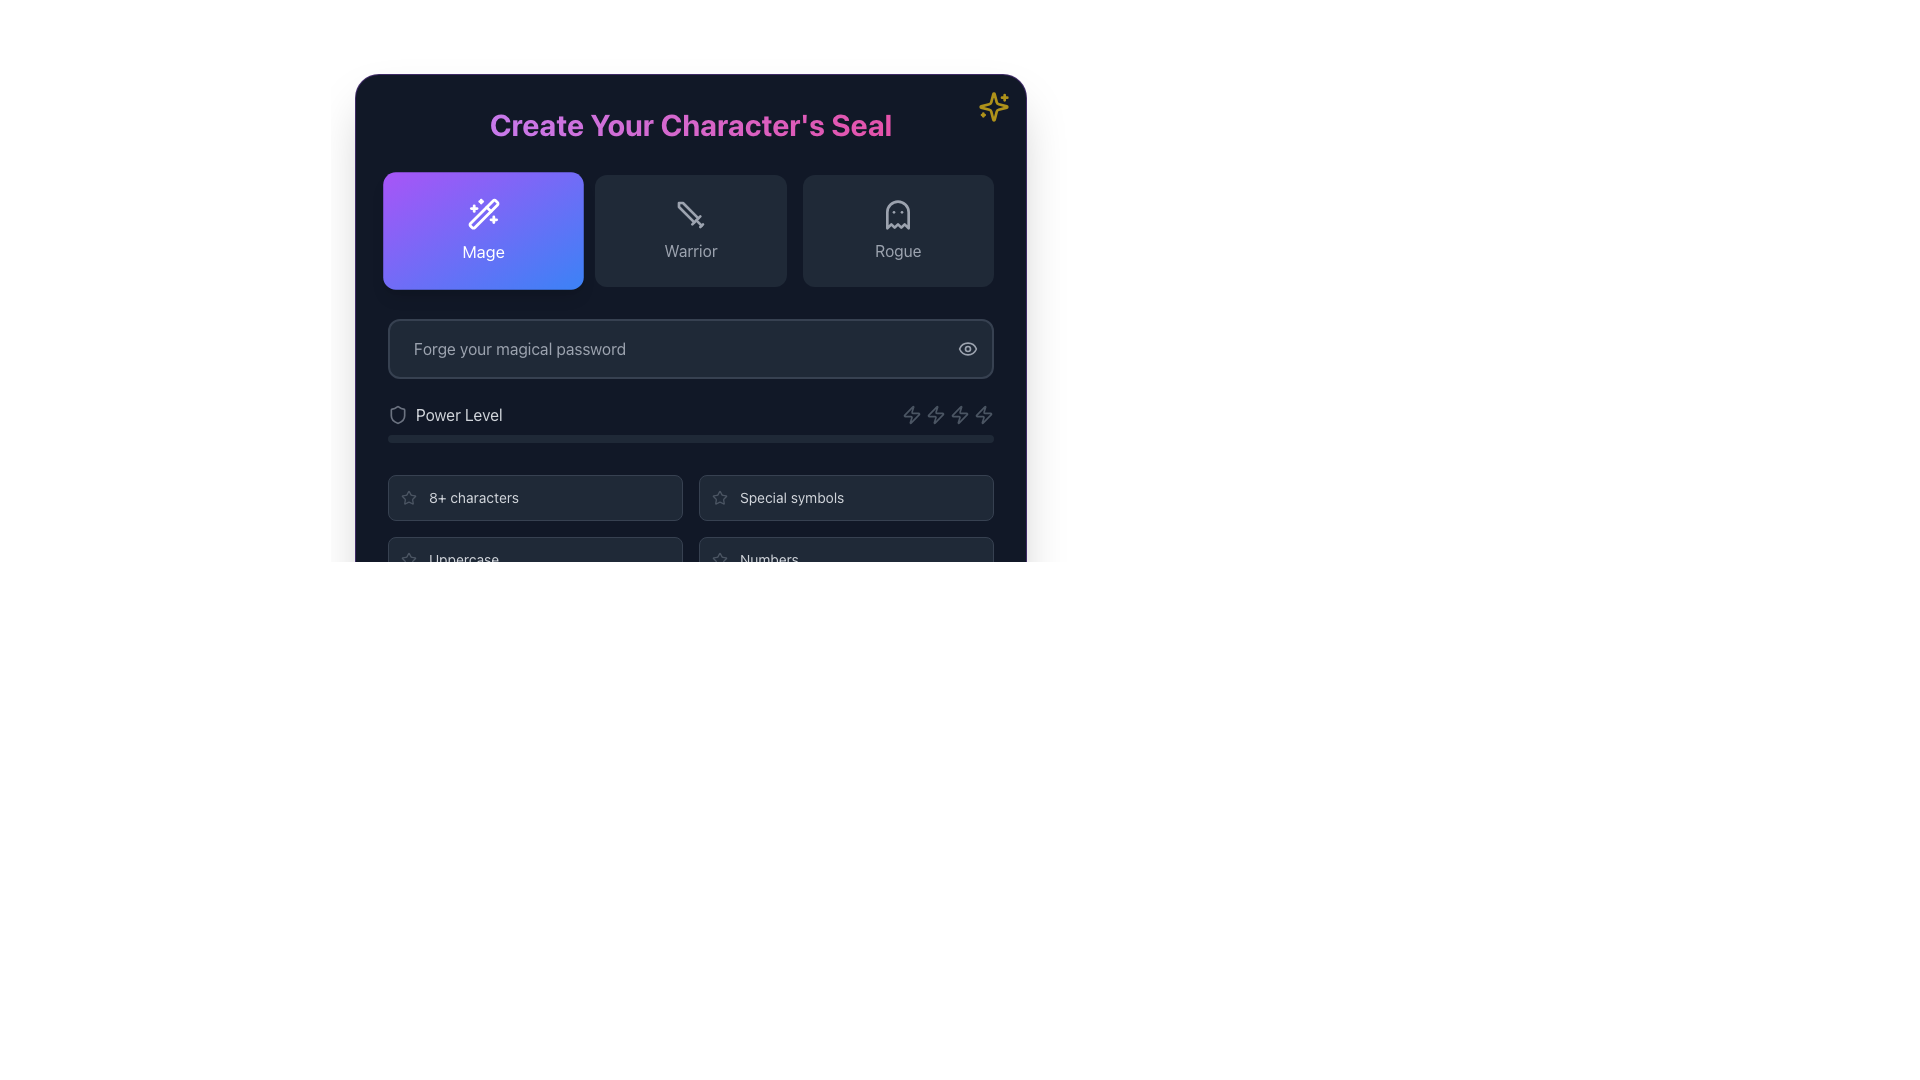 The width and height of the screenshot is (1920, 1080). I want to click on the star icon with a hollow outline and rounded edges, which is positioned to the left of the 'Numbers' label in the lower section of the form interface, so click(720, 559).